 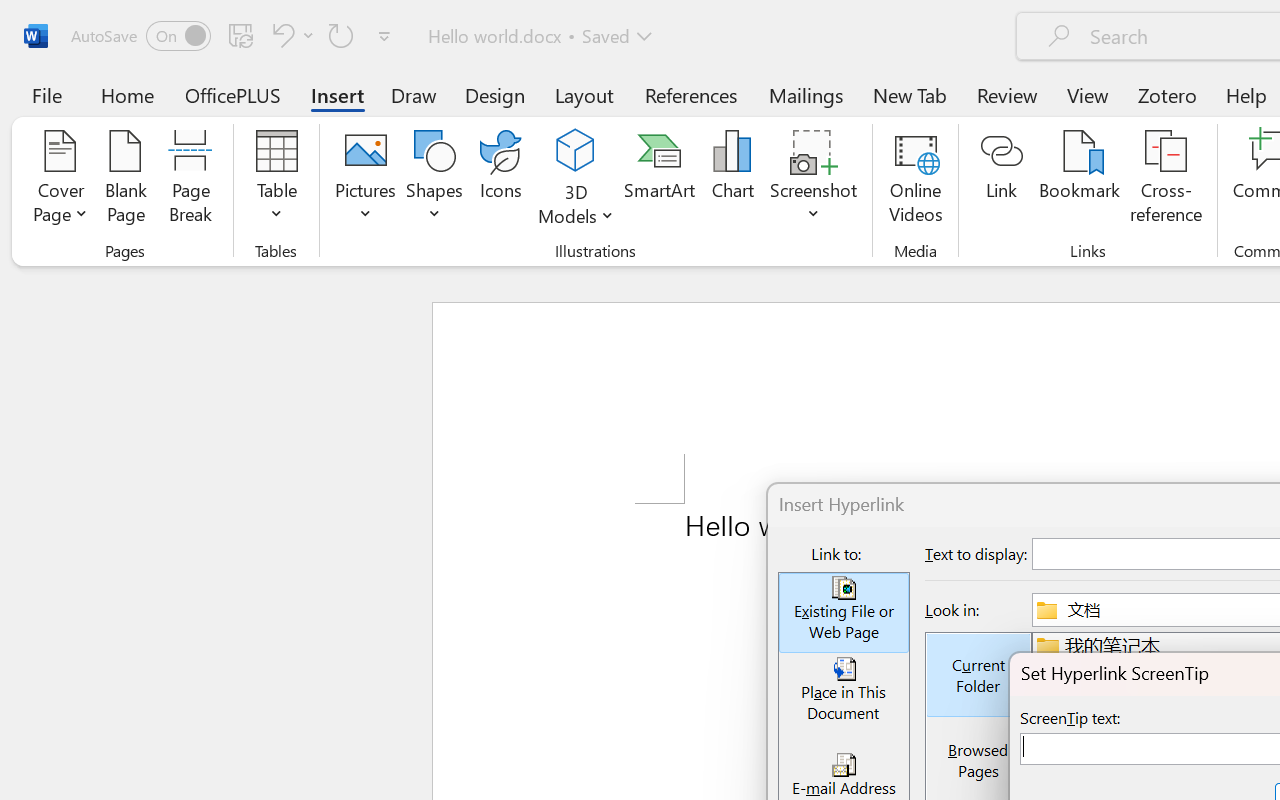 I want to click on 'Draw', so click(x=413, y=94).